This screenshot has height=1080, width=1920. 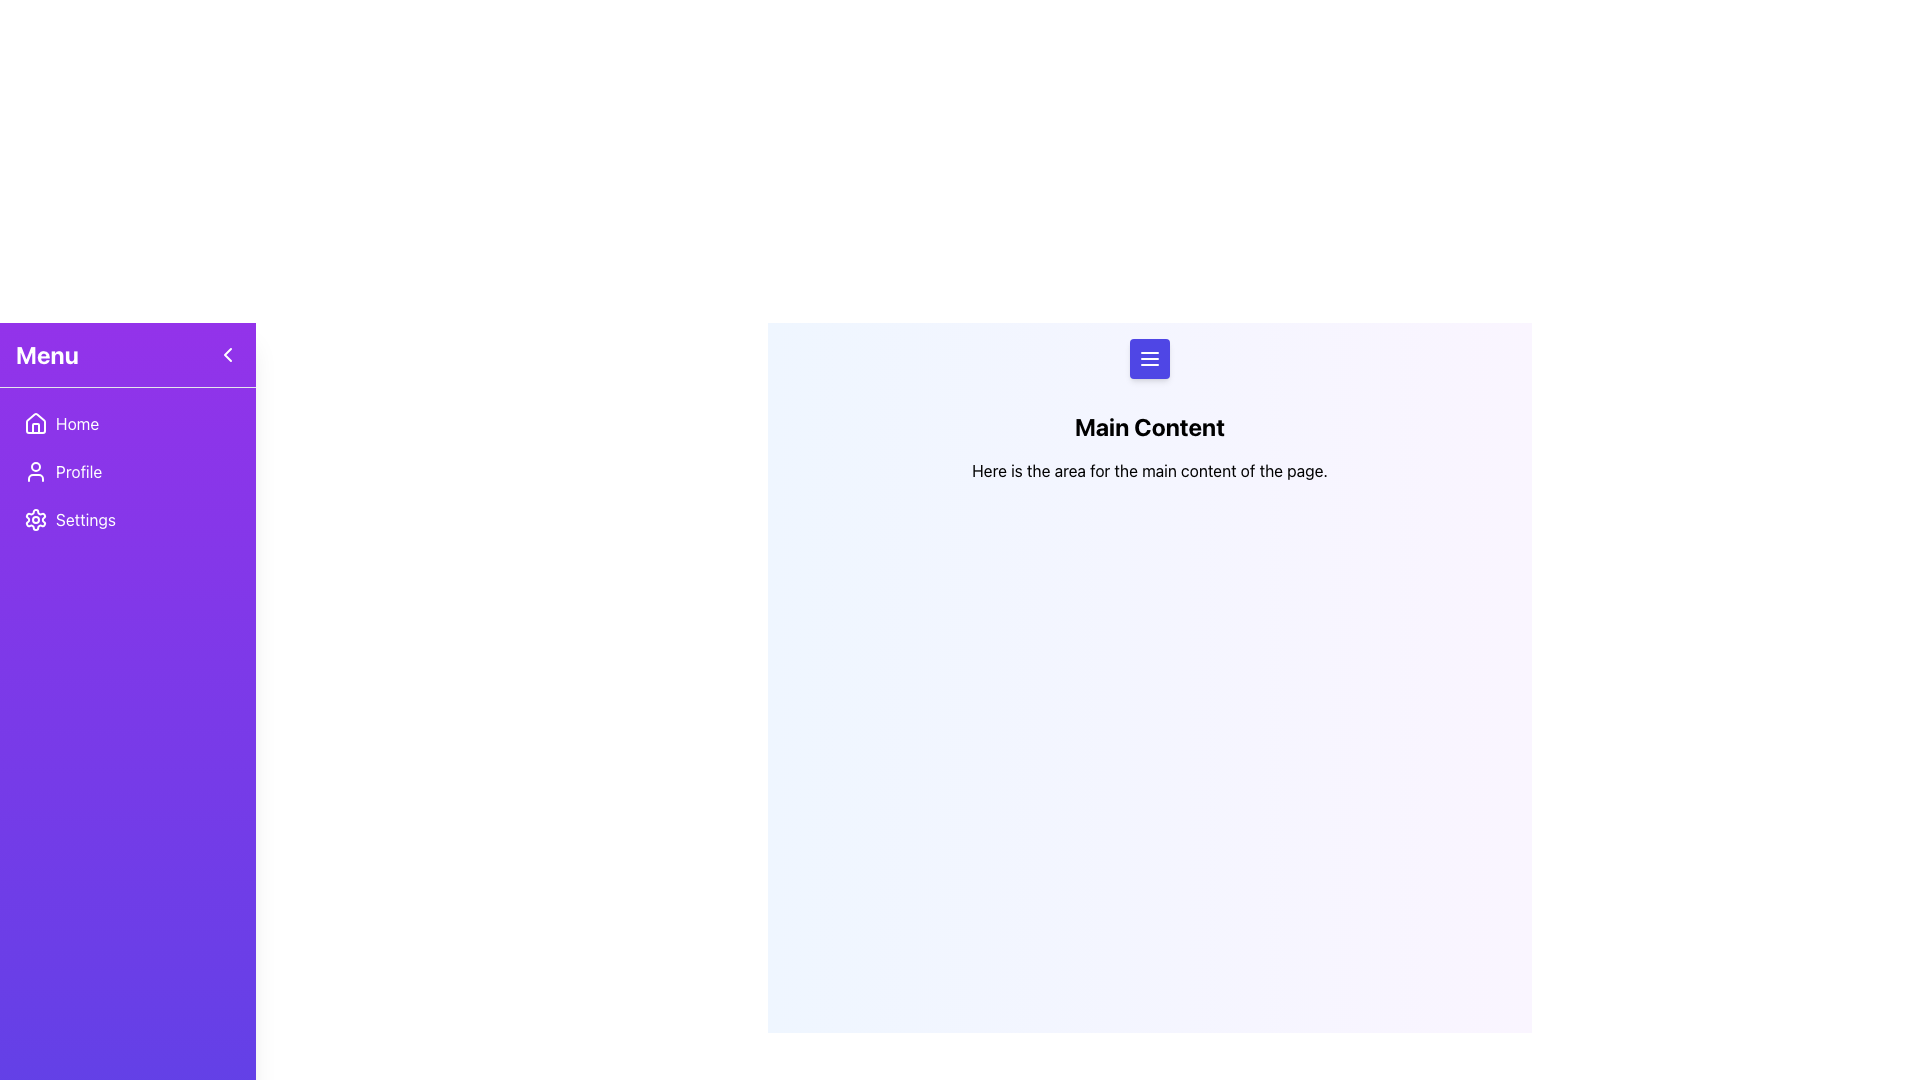 I want to click on text 'Menu' from the bold, large-sized, white font Text Label located in the purple header of the sidebar interface panel, so click(x=47, y=353).